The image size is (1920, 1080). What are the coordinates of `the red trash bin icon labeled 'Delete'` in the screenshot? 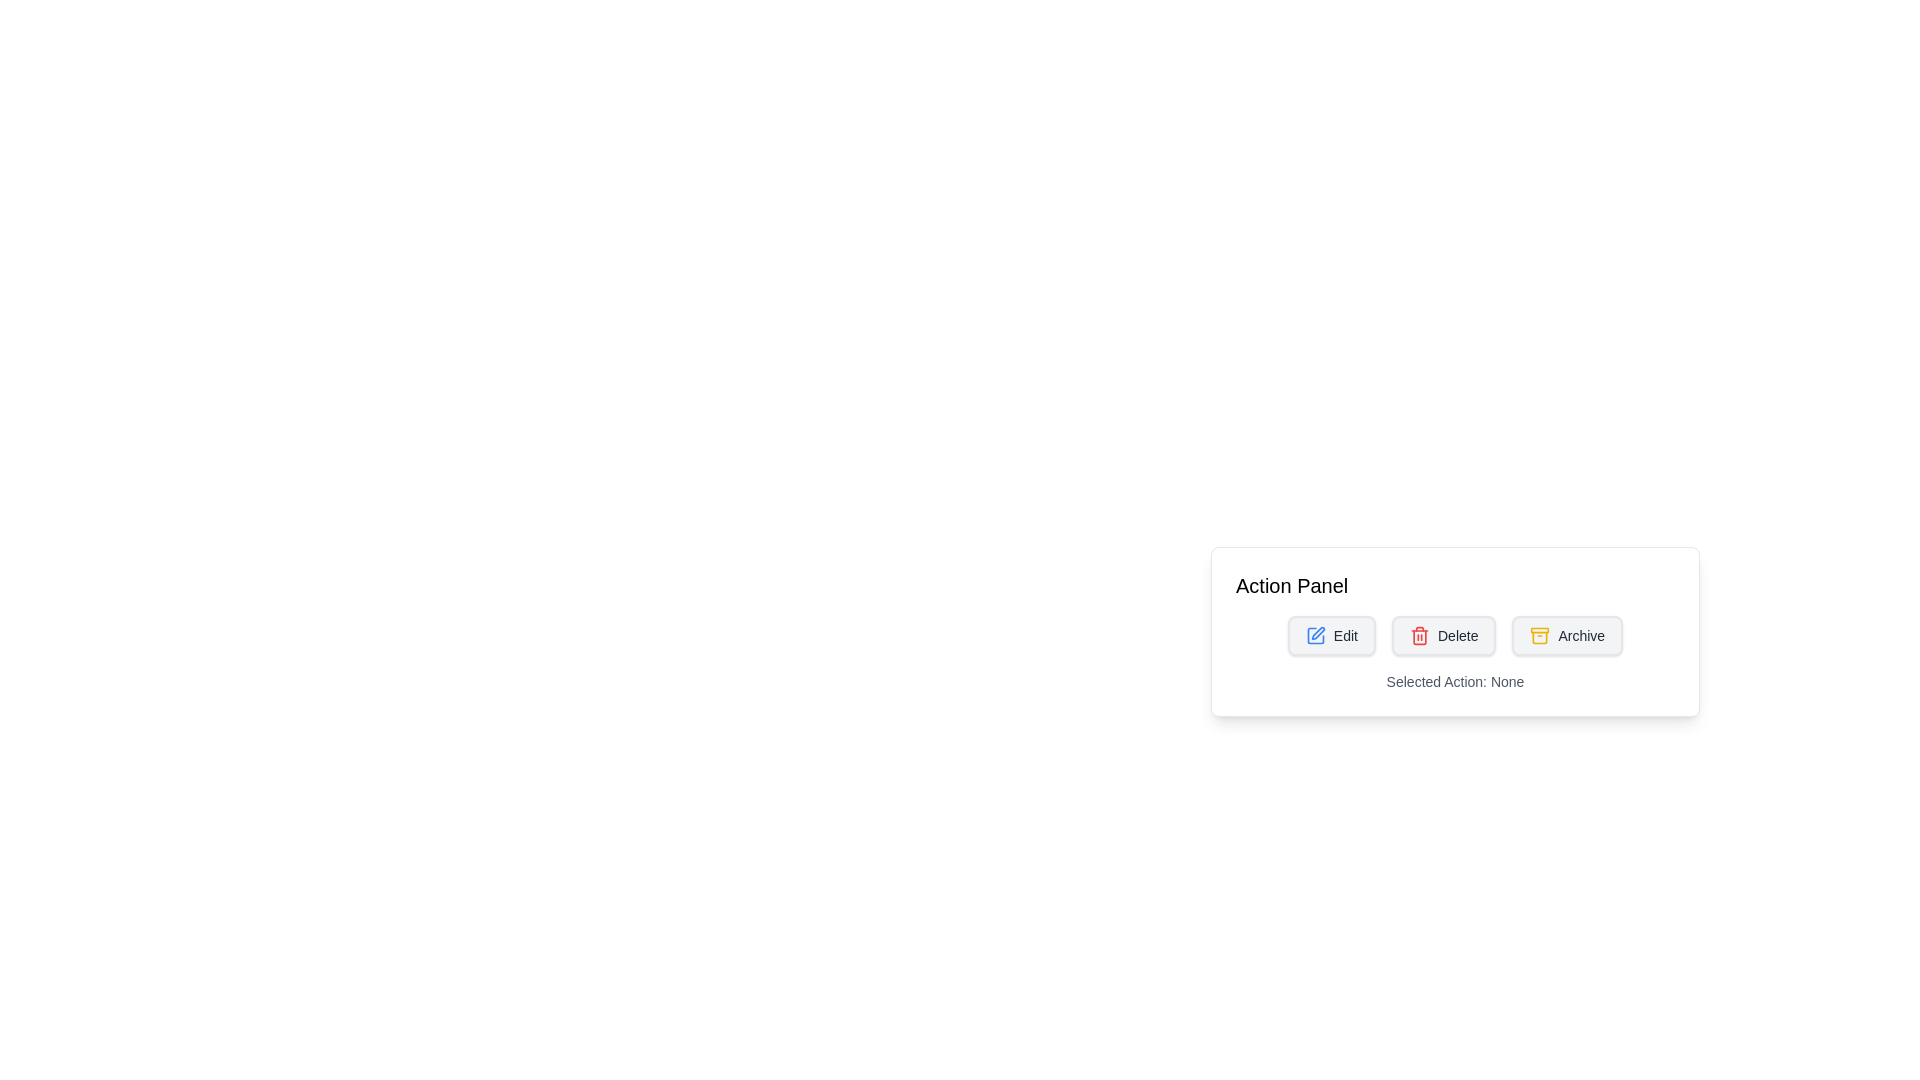 It's located at (1419, 636).